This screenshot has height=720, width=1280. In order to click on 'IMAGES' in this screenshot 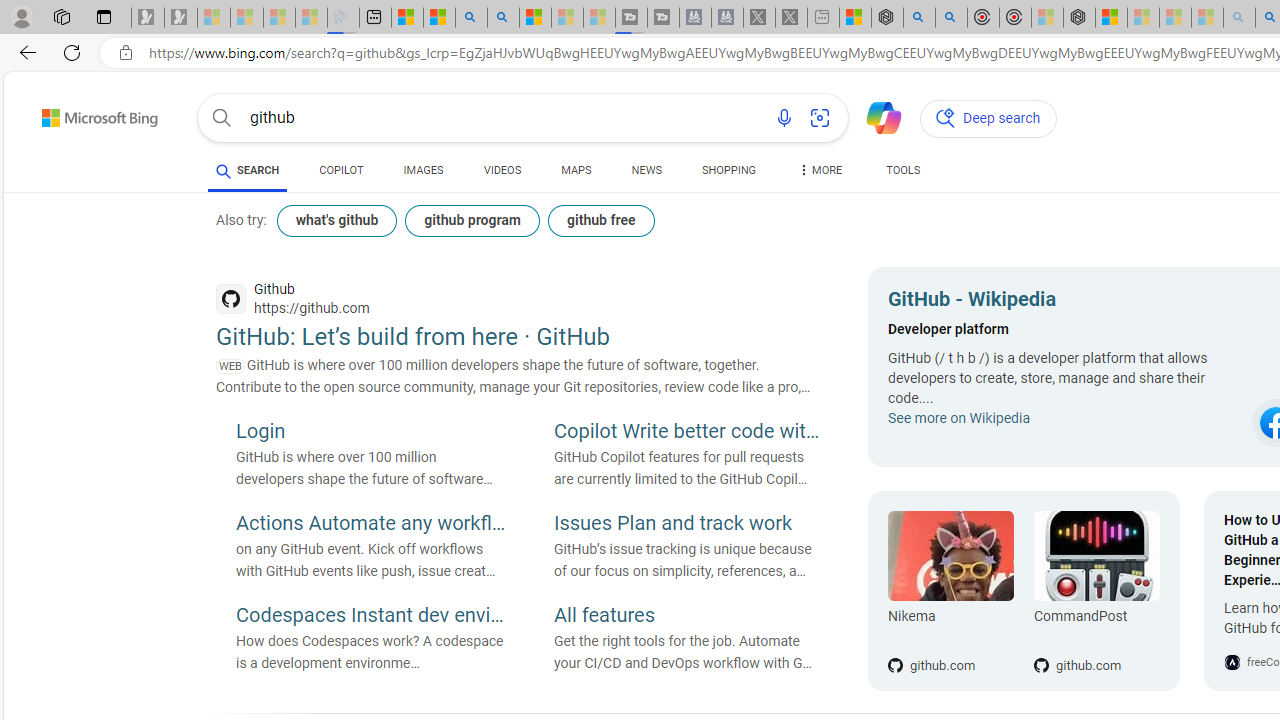, I will do `click(422, 170)`.